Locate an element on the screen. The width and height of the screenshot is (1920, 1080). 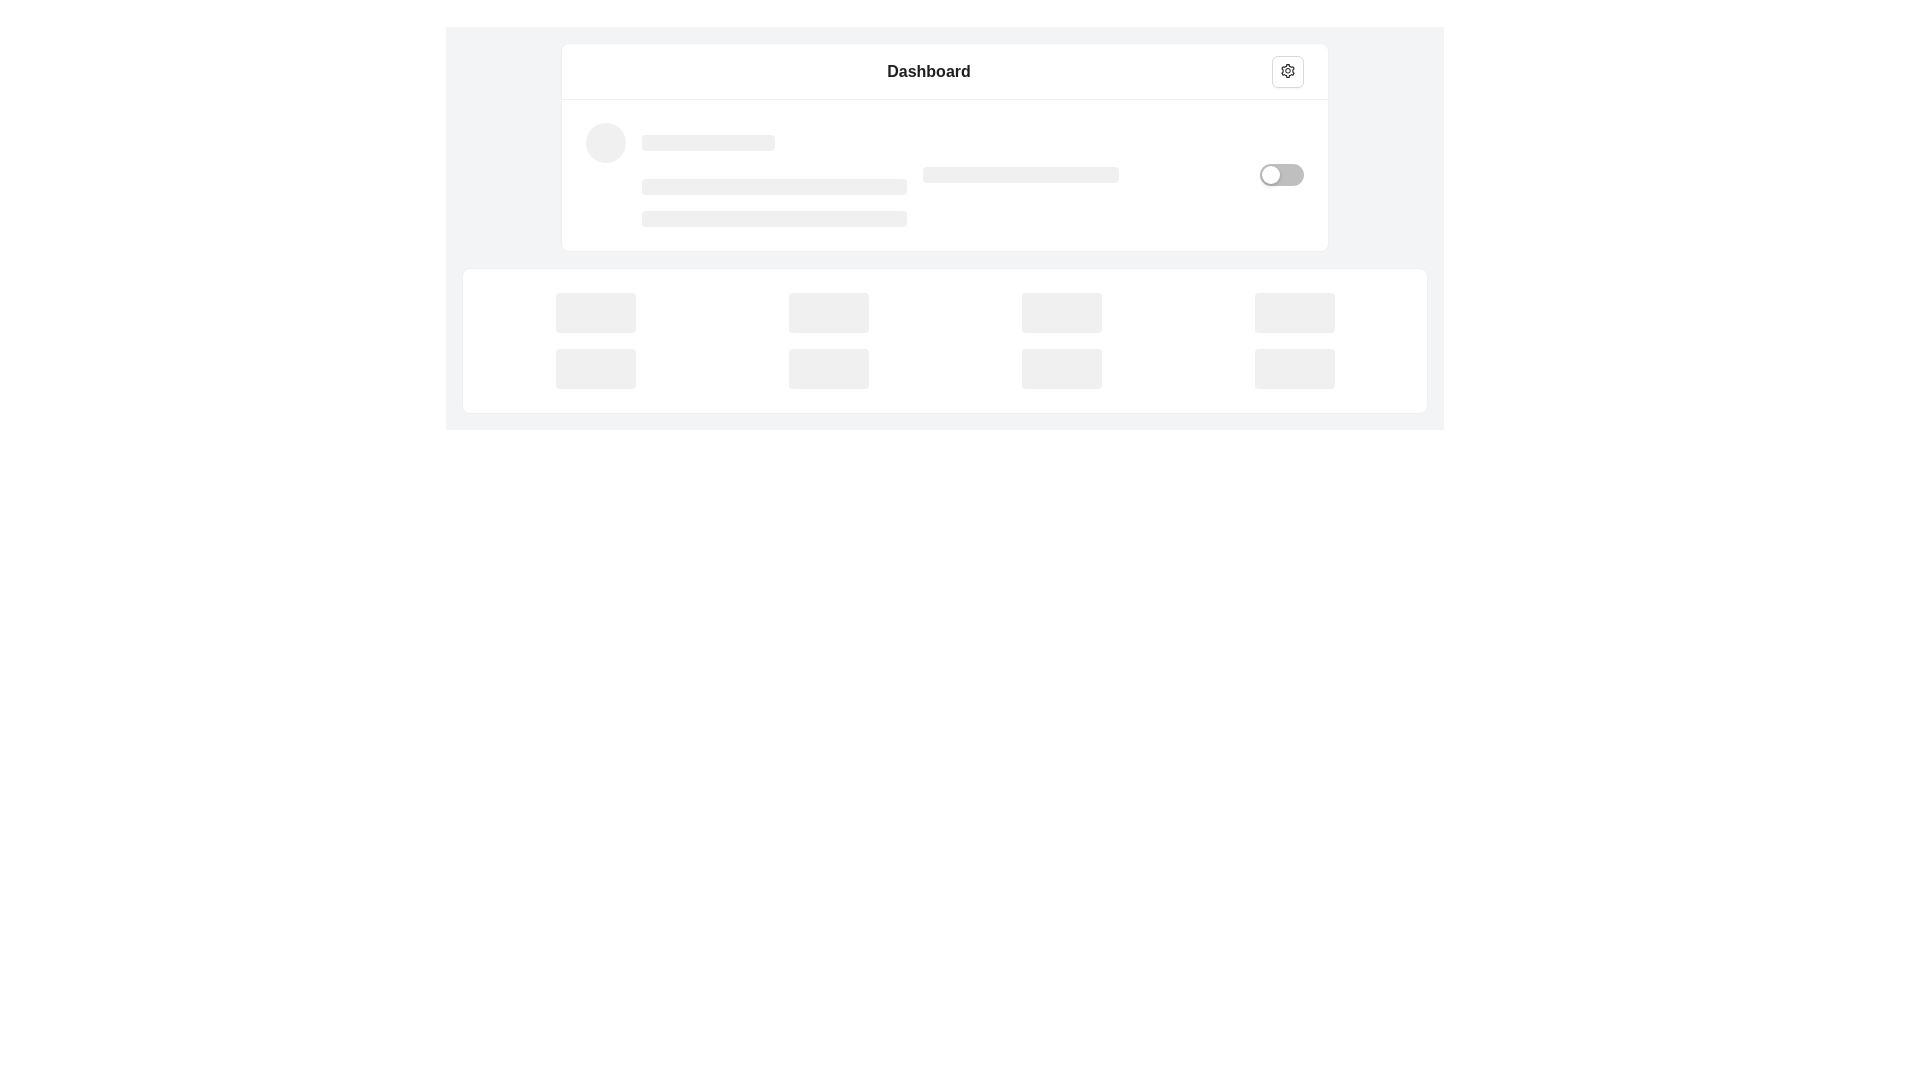
the Skeleton placeholder located in the second row, first column of the grid layout, indicating that content is being loaded or is unavailable is located at coordinates (594, 369).